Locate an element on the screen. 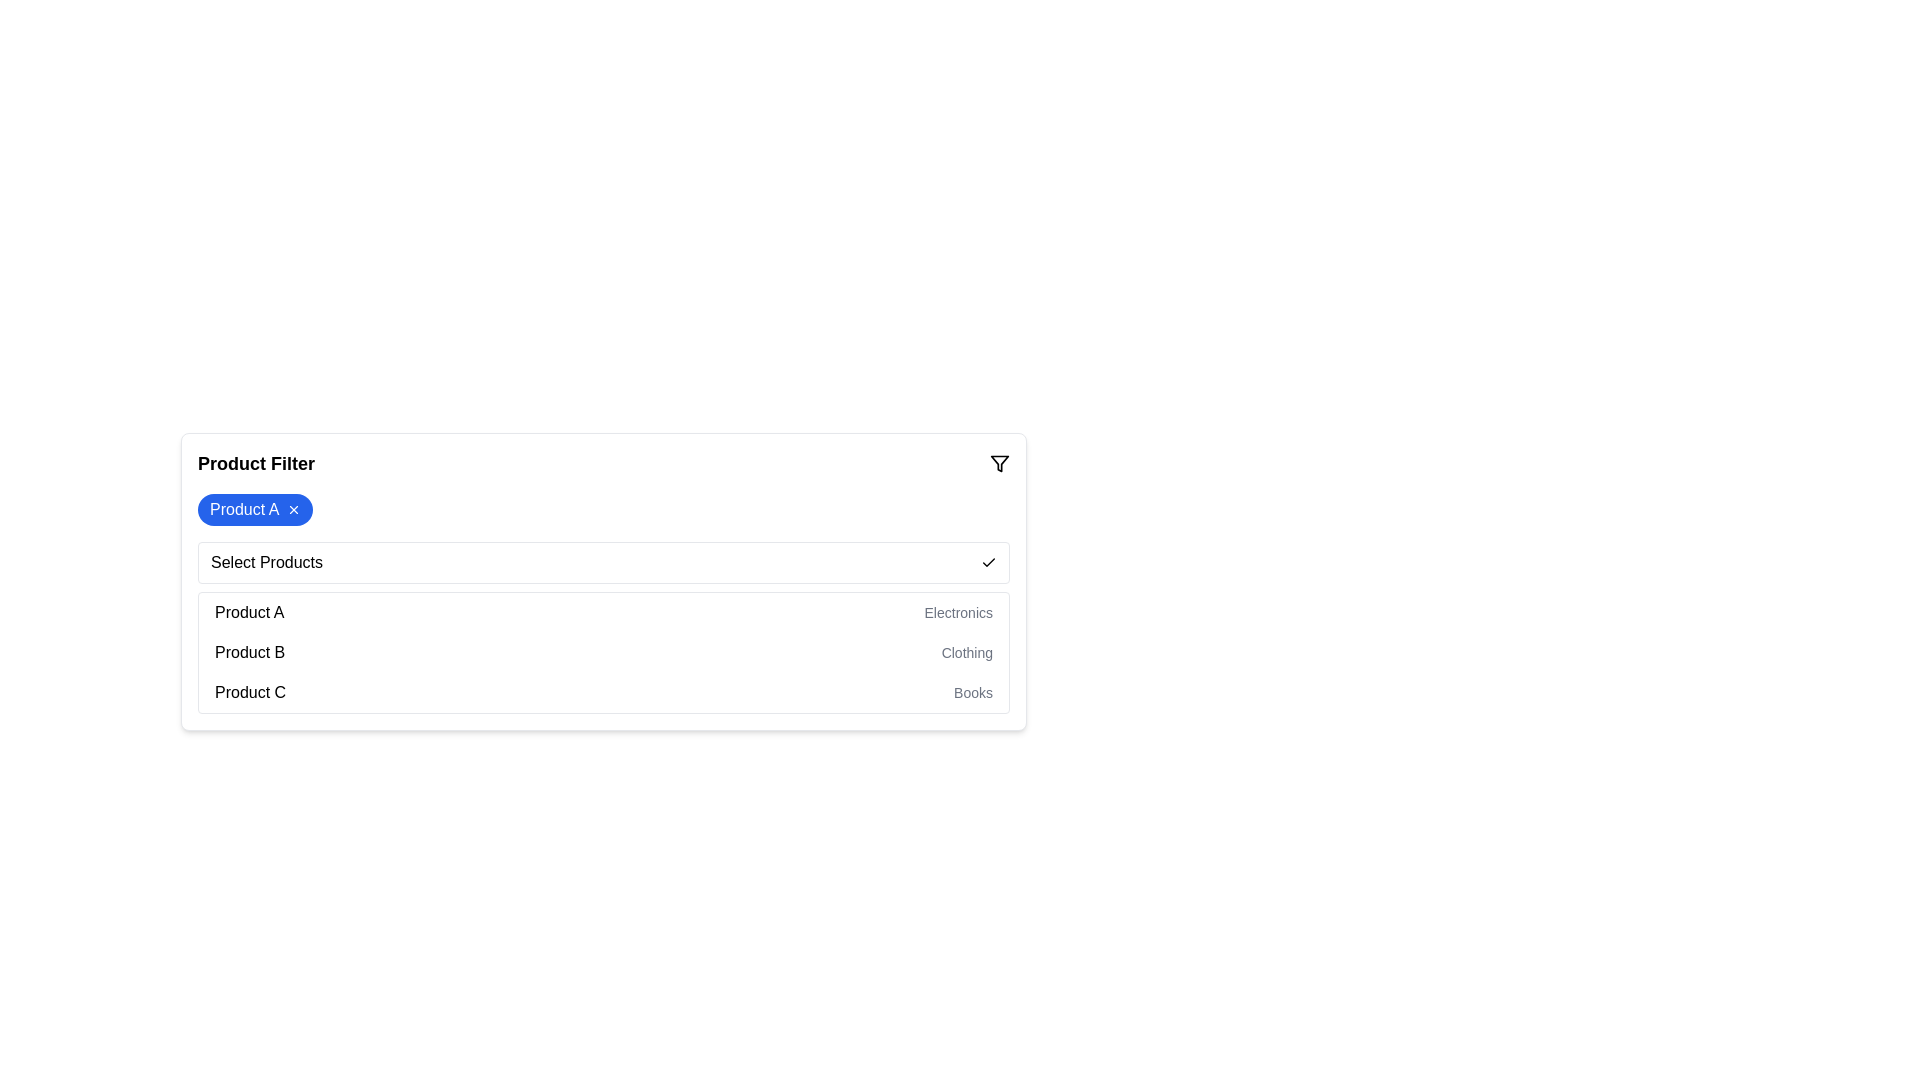 The width and height of the screenshot is (1920, 1080). the small, outlined funnel icon located in the top-right corner of the 'Product Filter' bar is located at coordinates (999, 463).